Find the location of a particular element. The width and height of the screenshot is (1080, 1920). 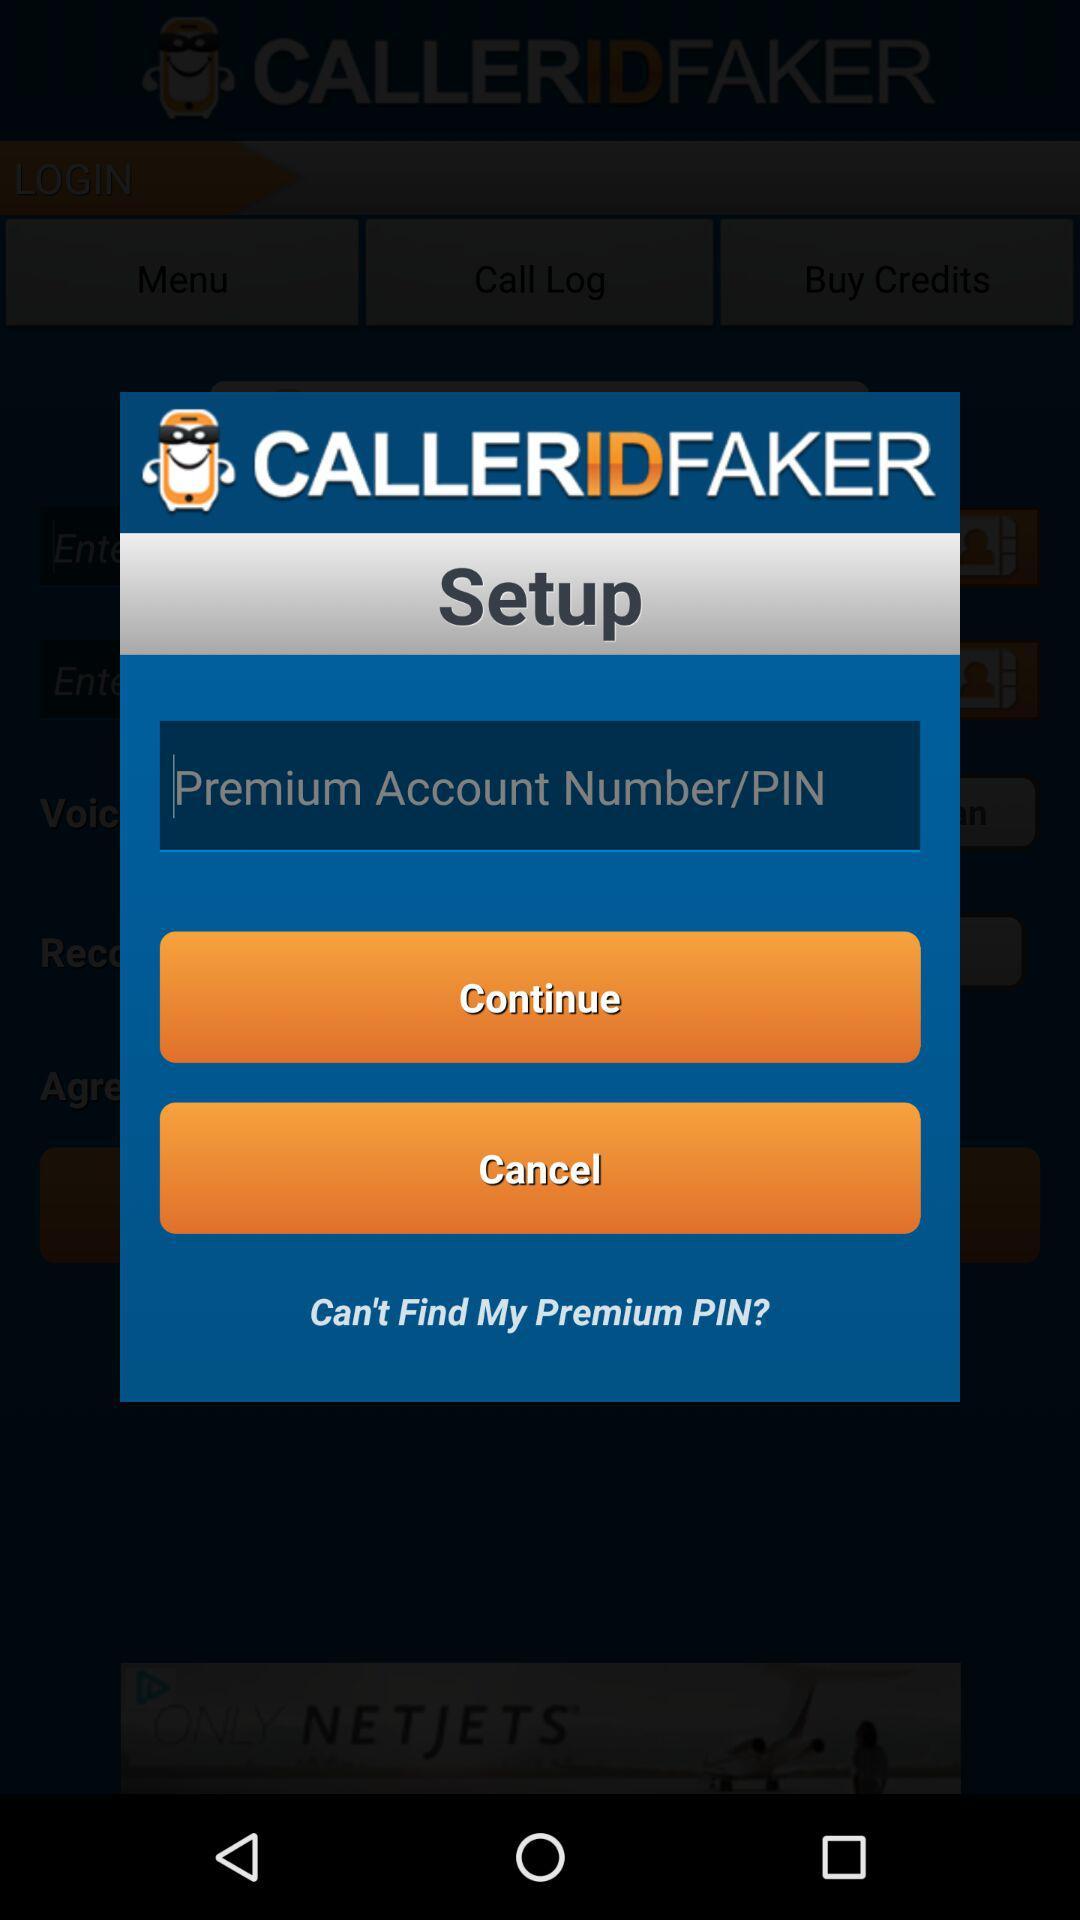

the continue button is located at coordinates (540, 997).